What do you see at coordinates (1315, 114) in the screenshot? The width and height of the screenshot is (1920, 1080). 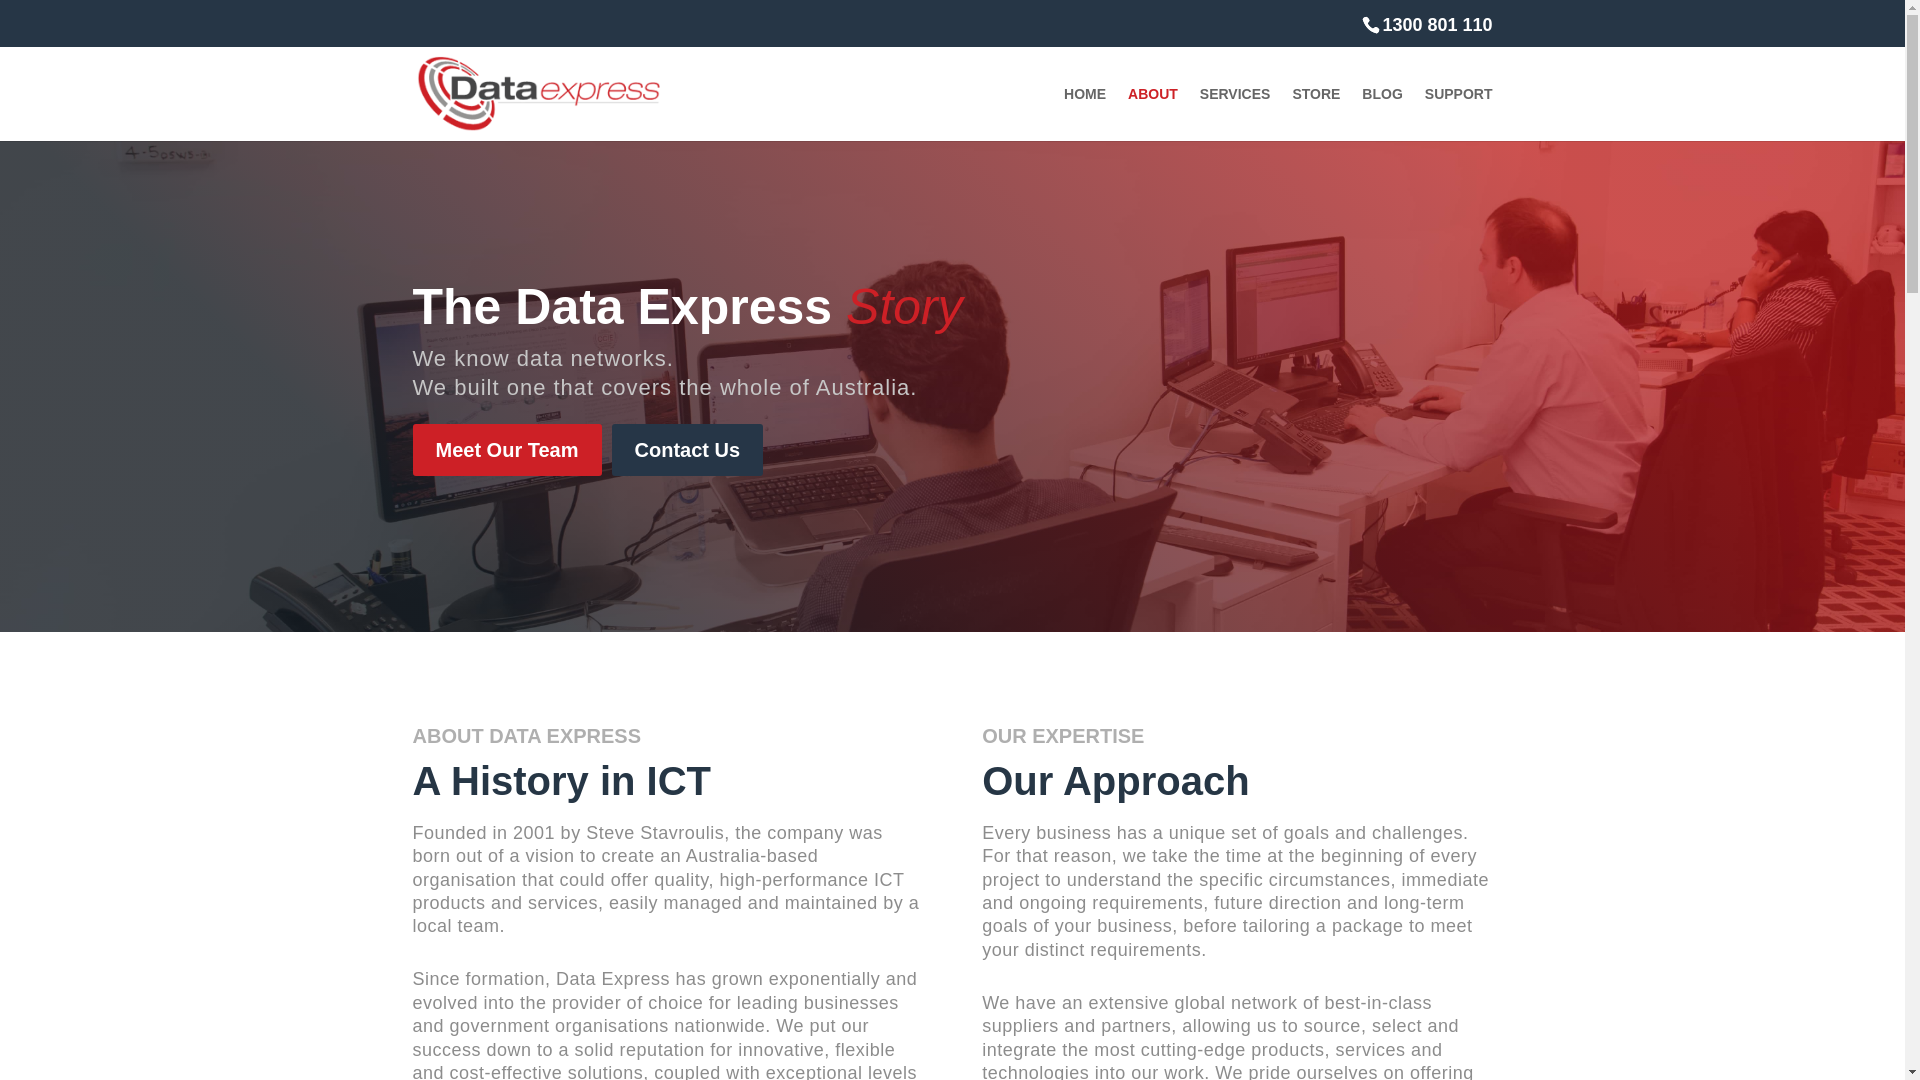 I see `'STORE'` at bounding box center [1315, 114].